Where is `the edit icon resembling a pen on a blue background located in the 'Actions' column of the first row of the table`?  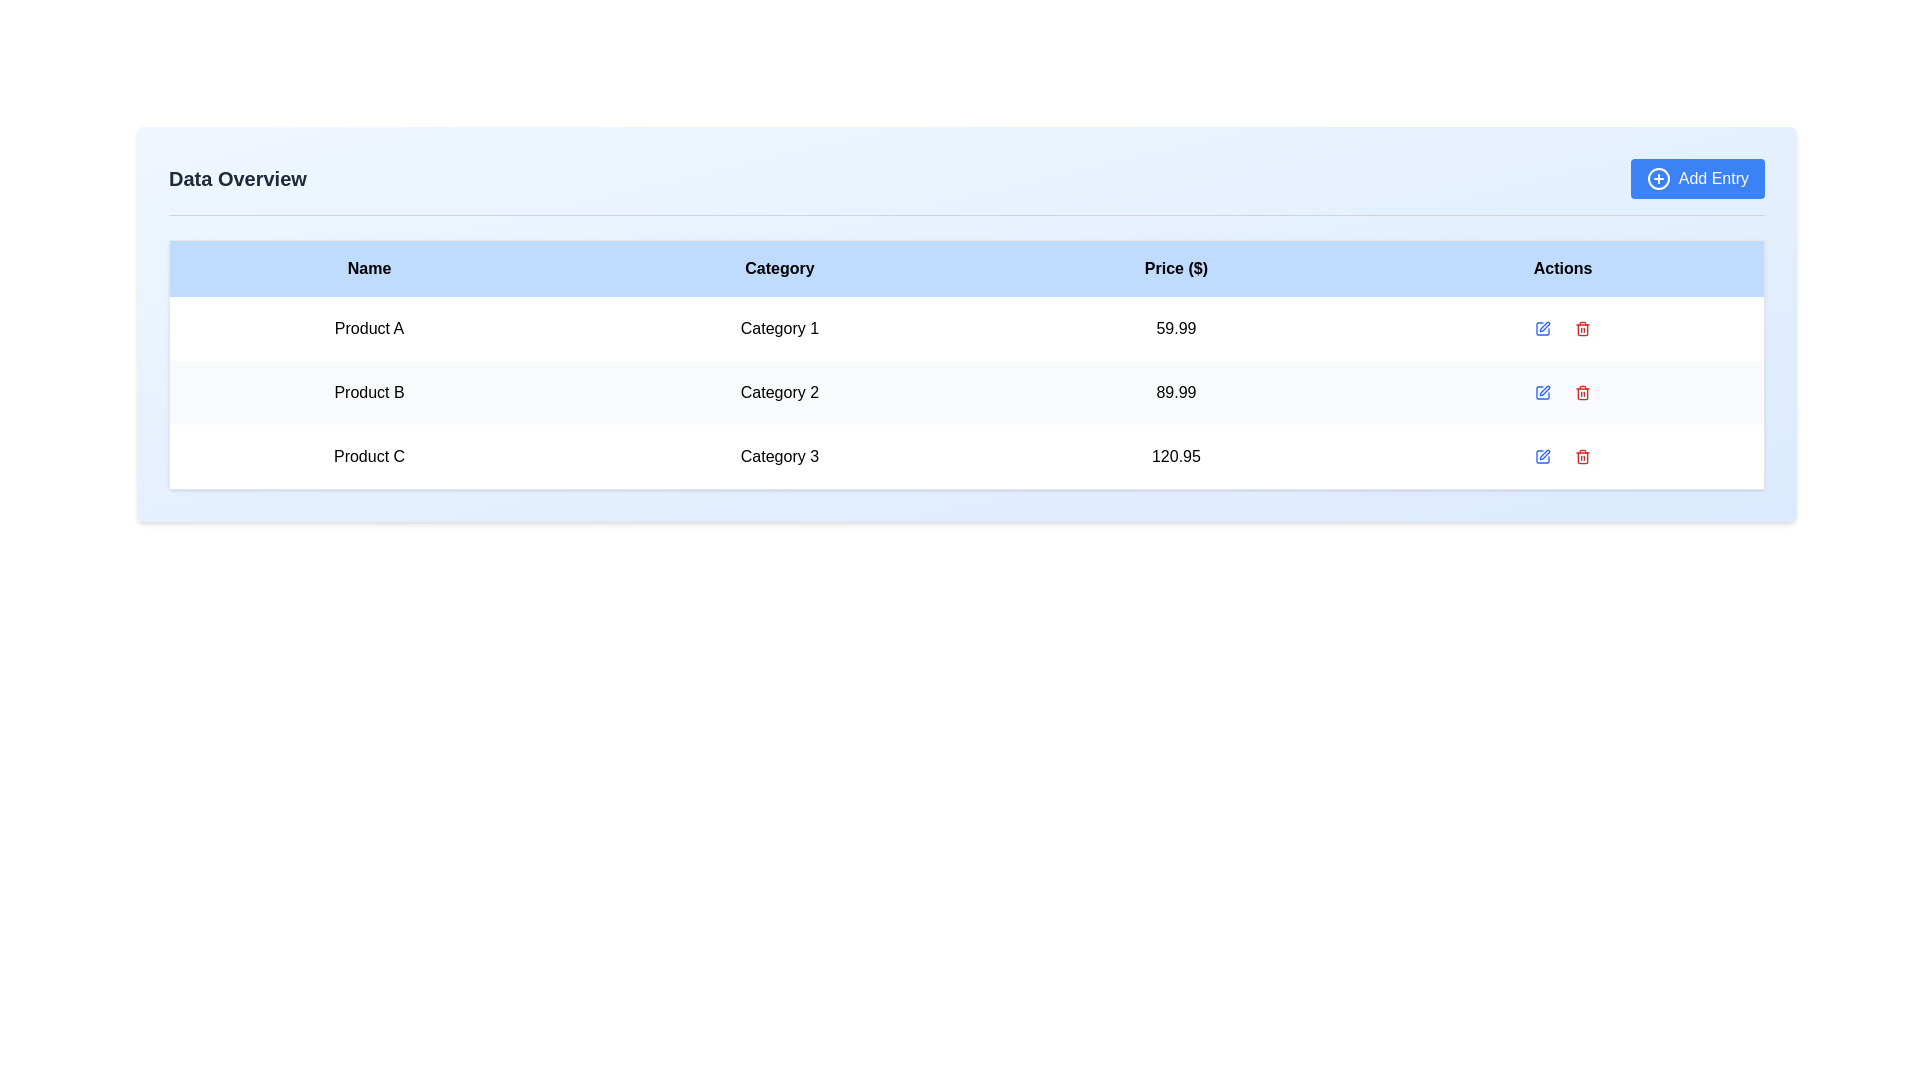
the edit icon resembling a pen on a blue background located in the 'Actions' column of the first row of the table is located at coordinates (1541, 327).